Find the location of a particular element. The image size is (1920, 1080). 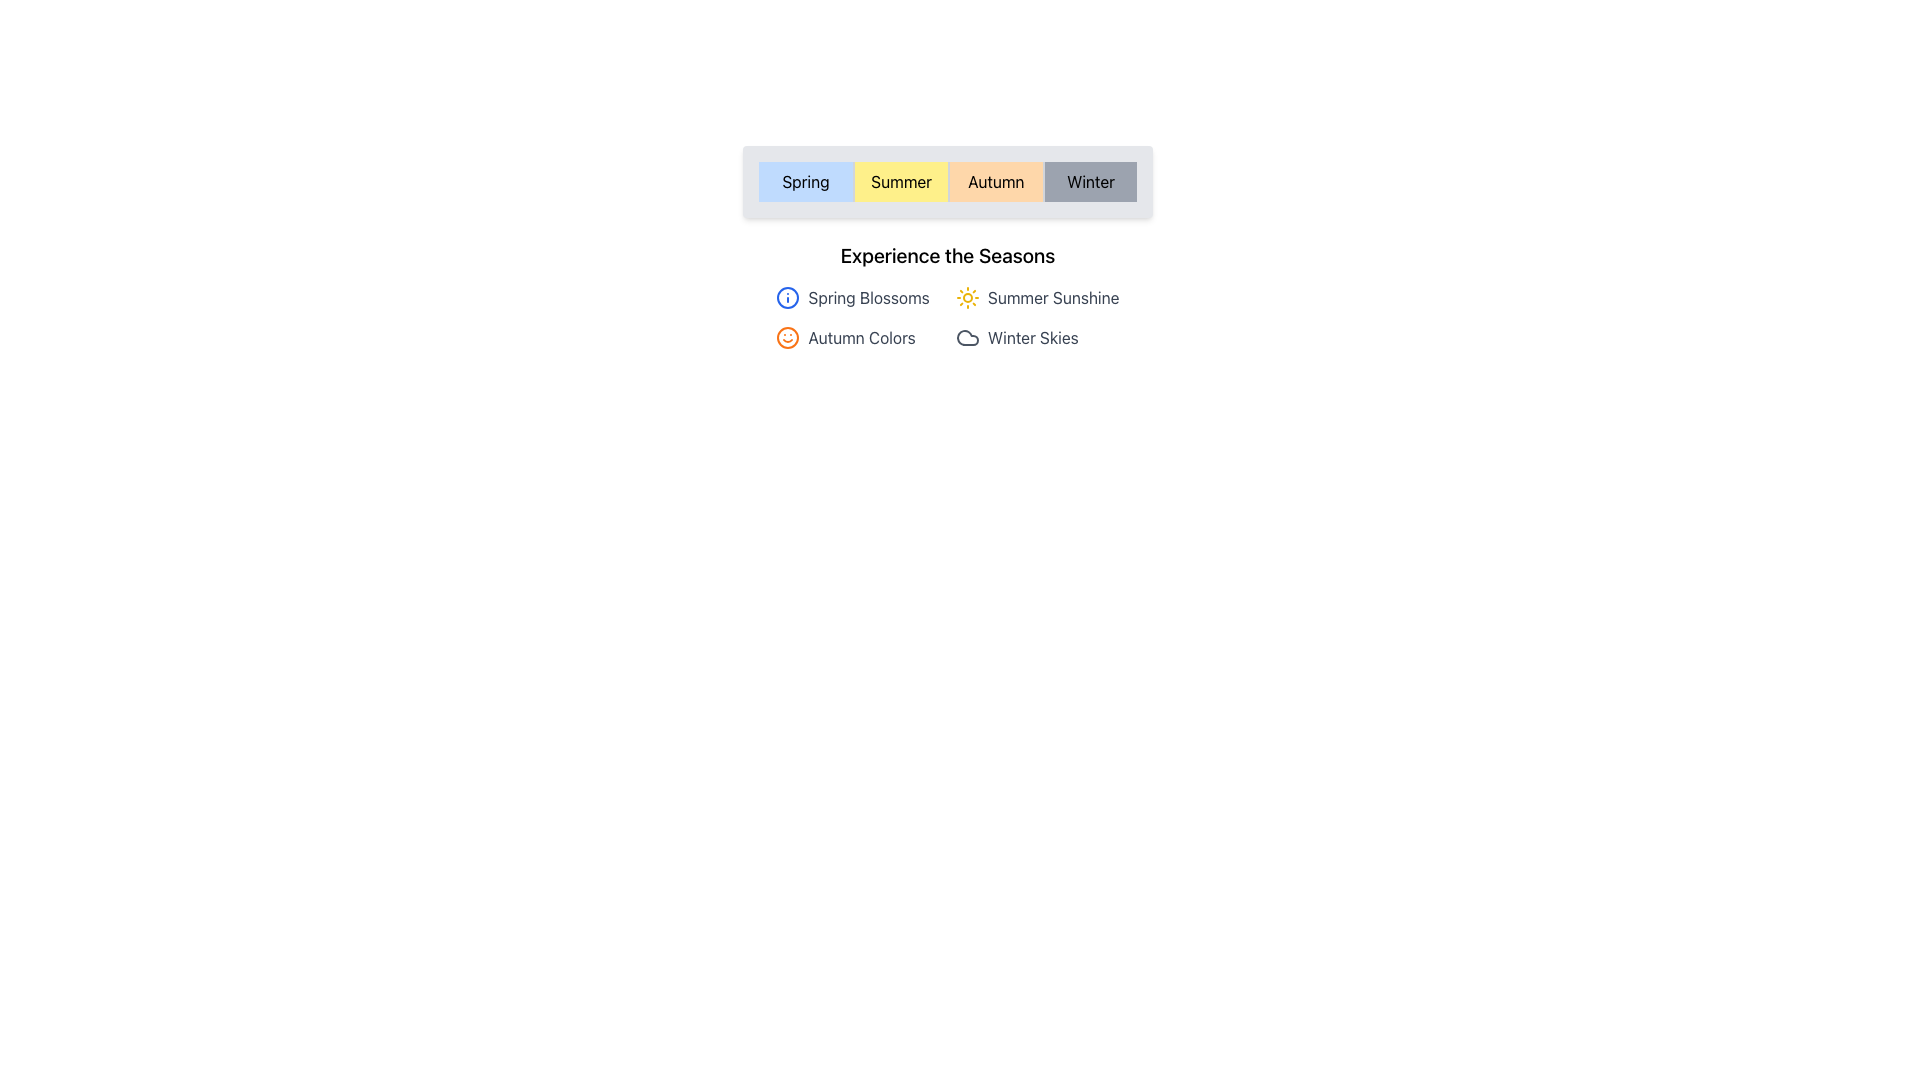

the text element that represents the concept of autumn, located beneath the 'Experience the Seasons' section and to the right of an orange smiling face icon is located at coordinates (862, 337).